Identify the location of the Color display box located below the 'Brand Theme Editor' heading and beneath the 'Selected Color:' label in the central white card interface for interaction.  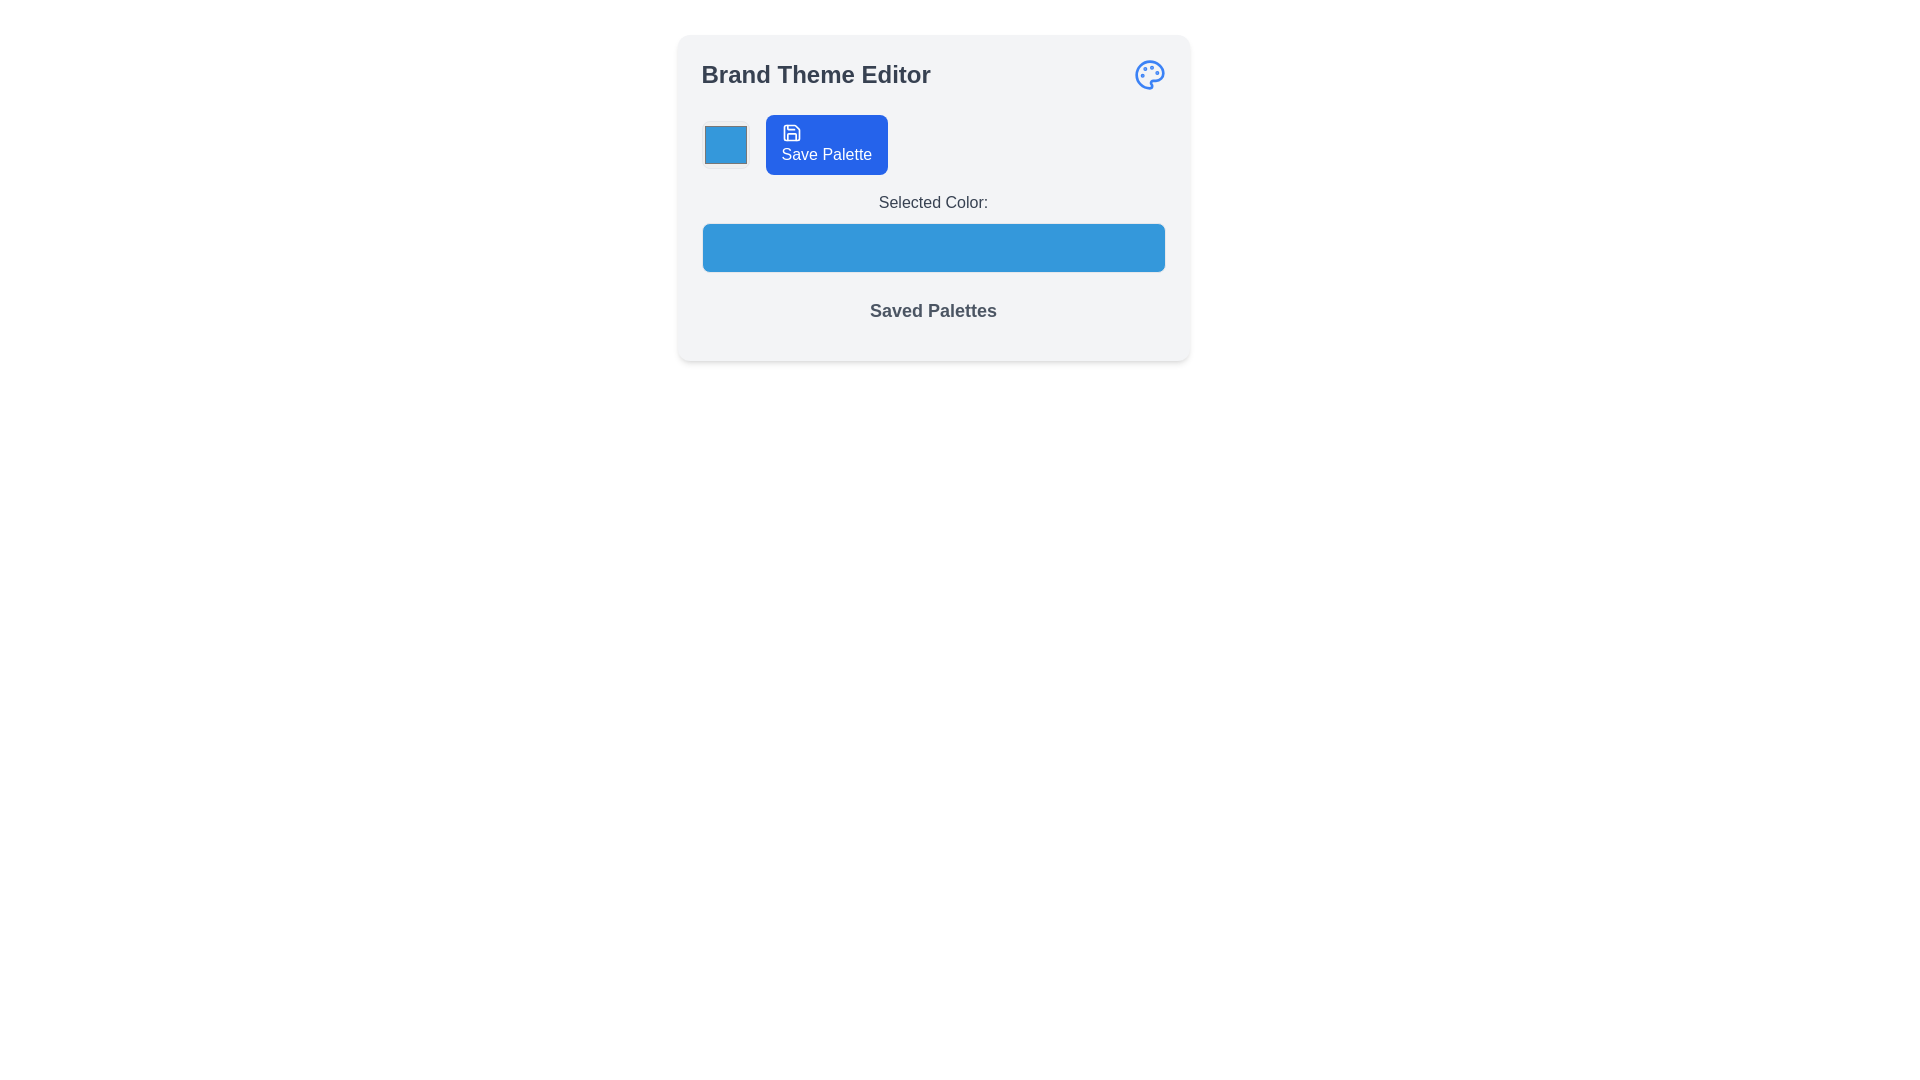
(932, 264).